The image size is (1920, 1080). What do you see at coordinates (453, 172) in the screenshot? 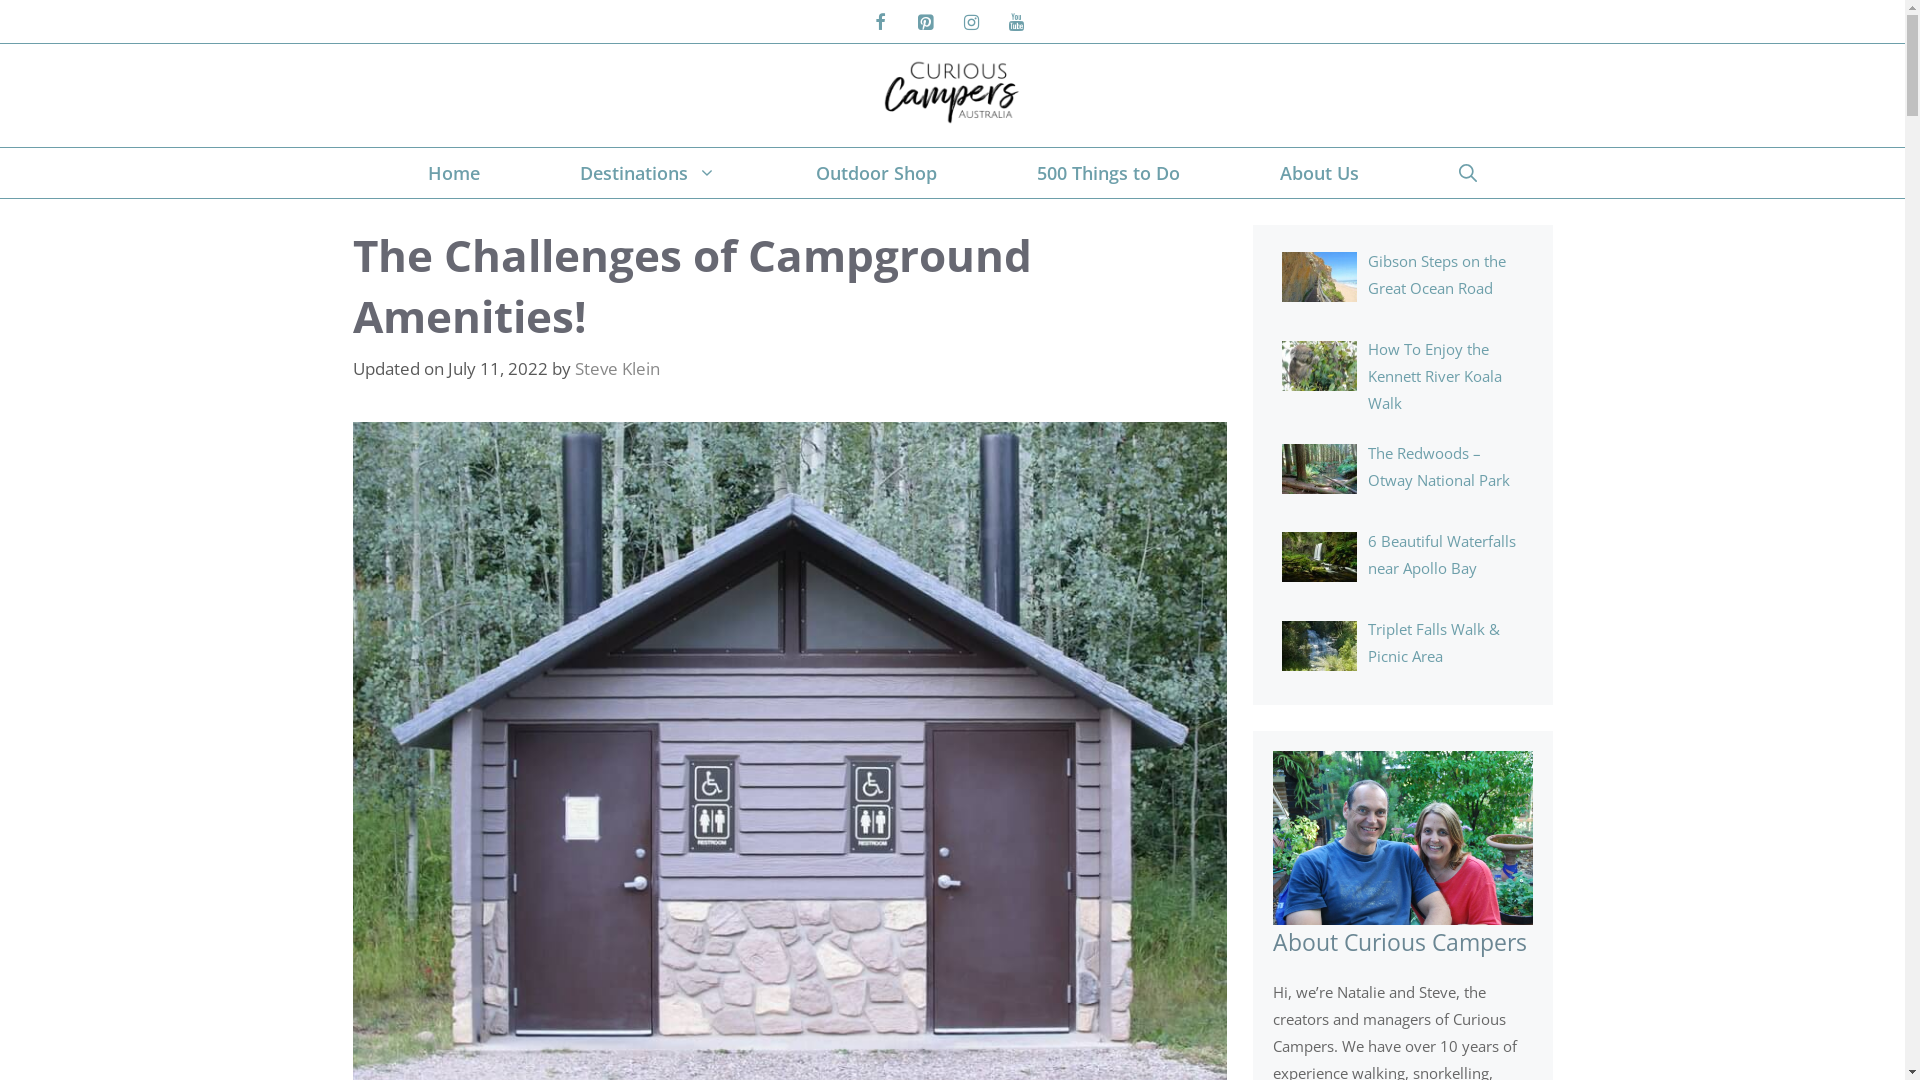
I see `'Home'` at bounding box center [453, 172].